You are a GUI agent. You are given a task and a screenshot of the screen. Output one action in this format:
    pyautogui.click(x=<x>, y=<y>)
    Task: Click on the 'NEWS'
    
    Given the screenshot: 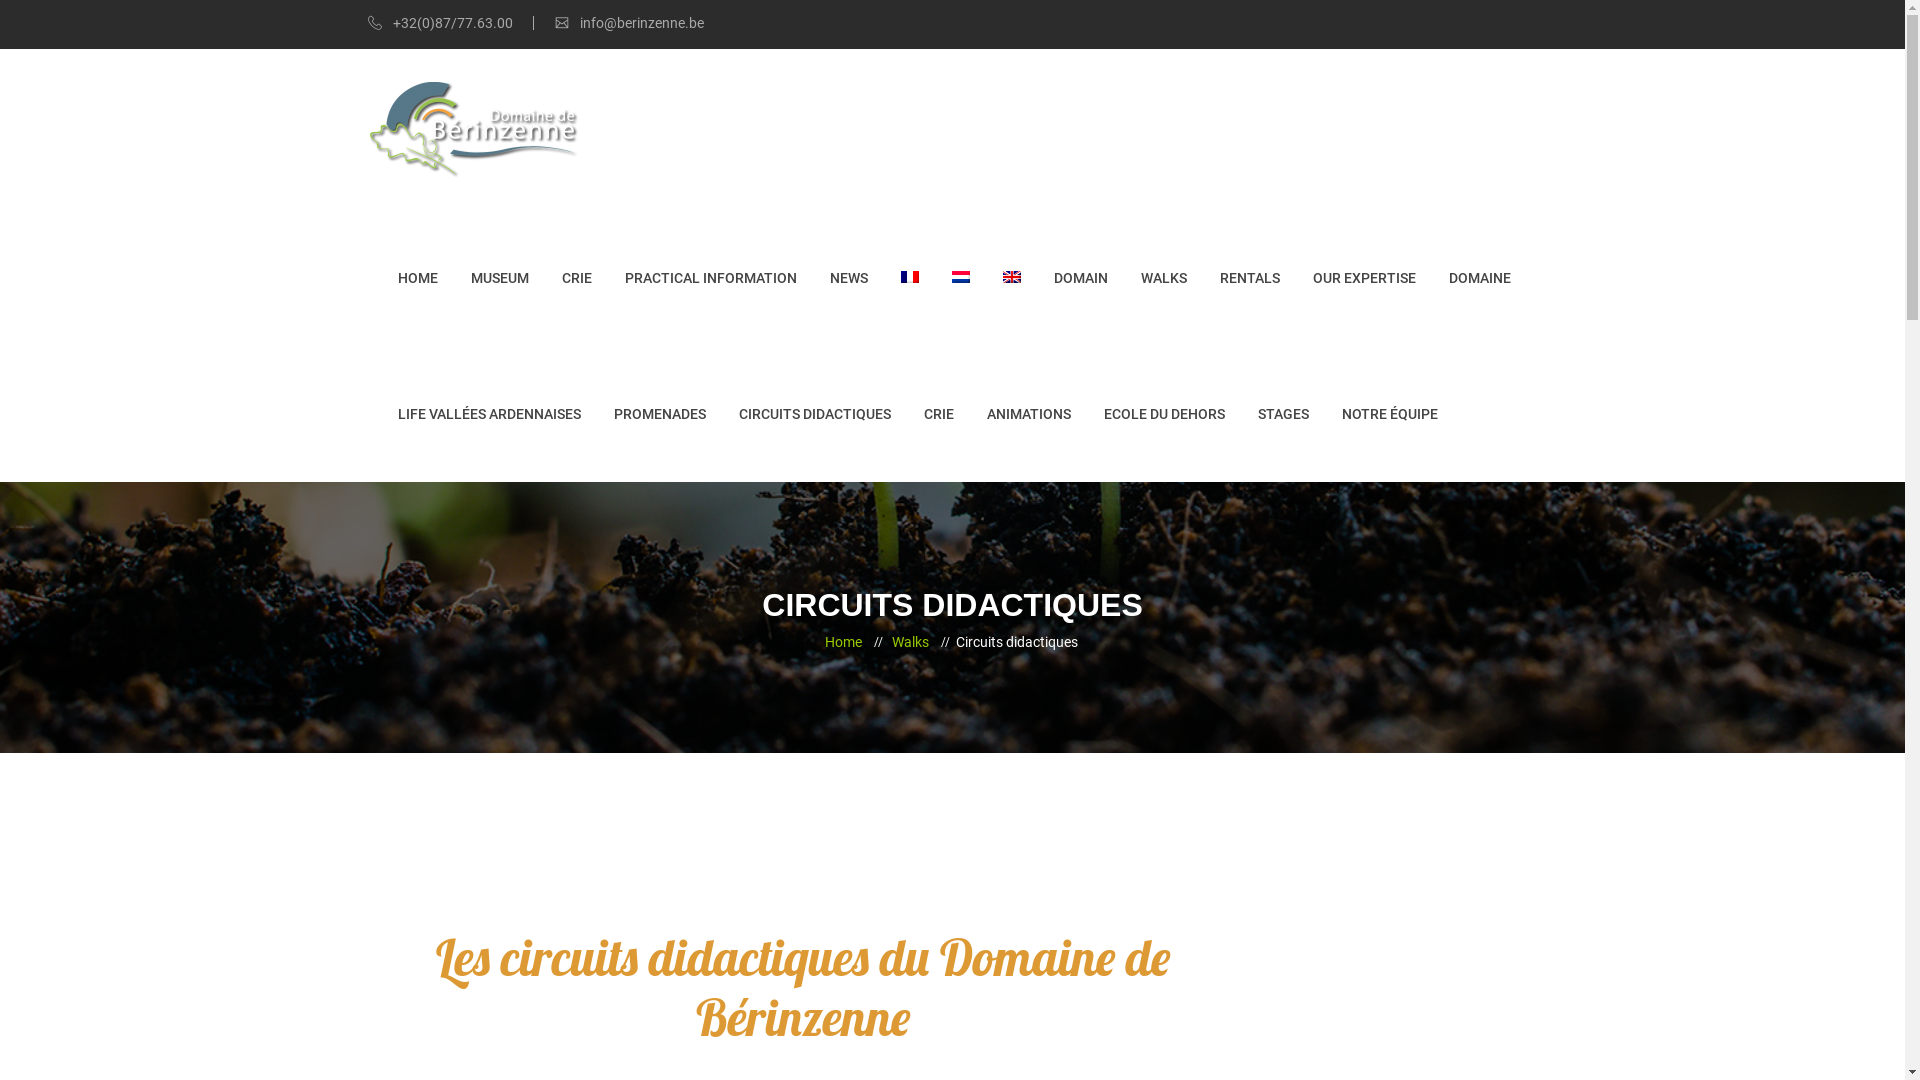 What is the action you would take?
    pyautogui.click(x=849, y=277)
    